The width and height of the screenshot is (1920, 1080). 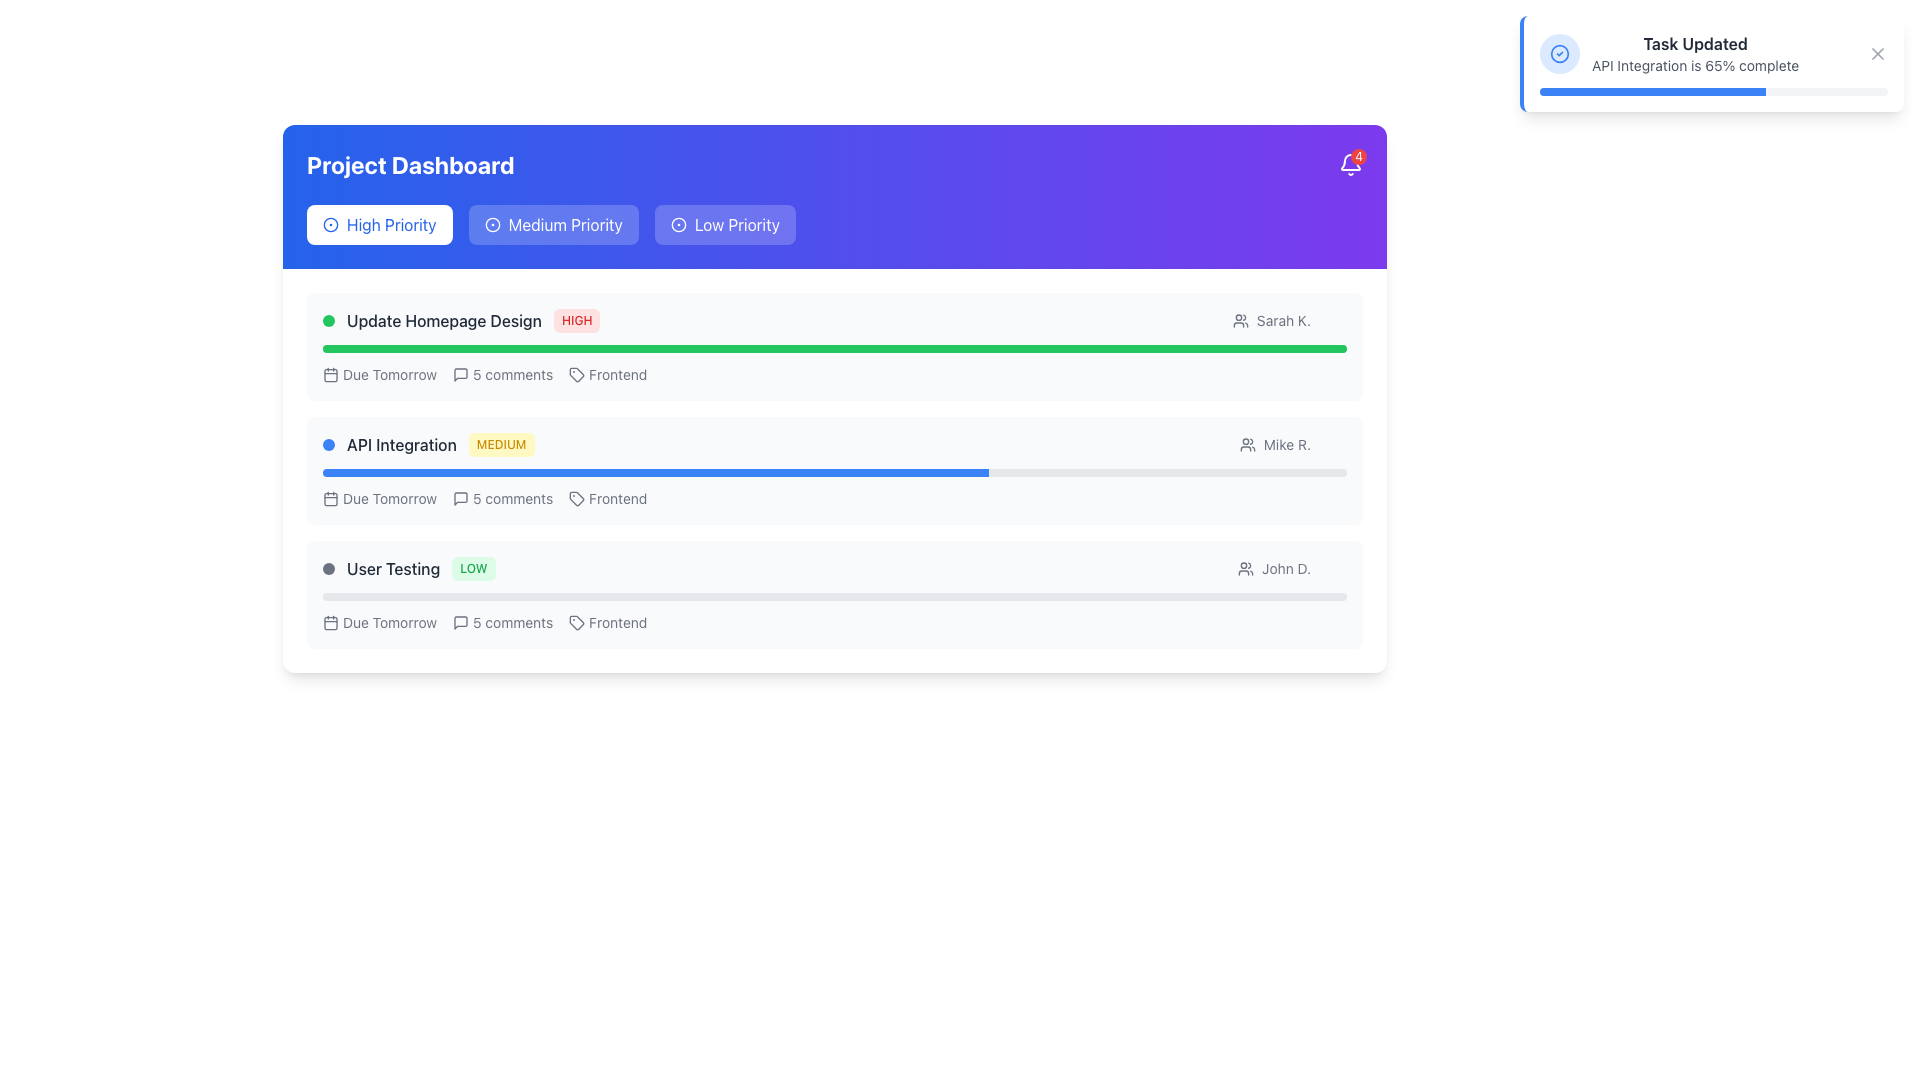 I want to click on the message bubble icon located, so click(x=460, y=497).